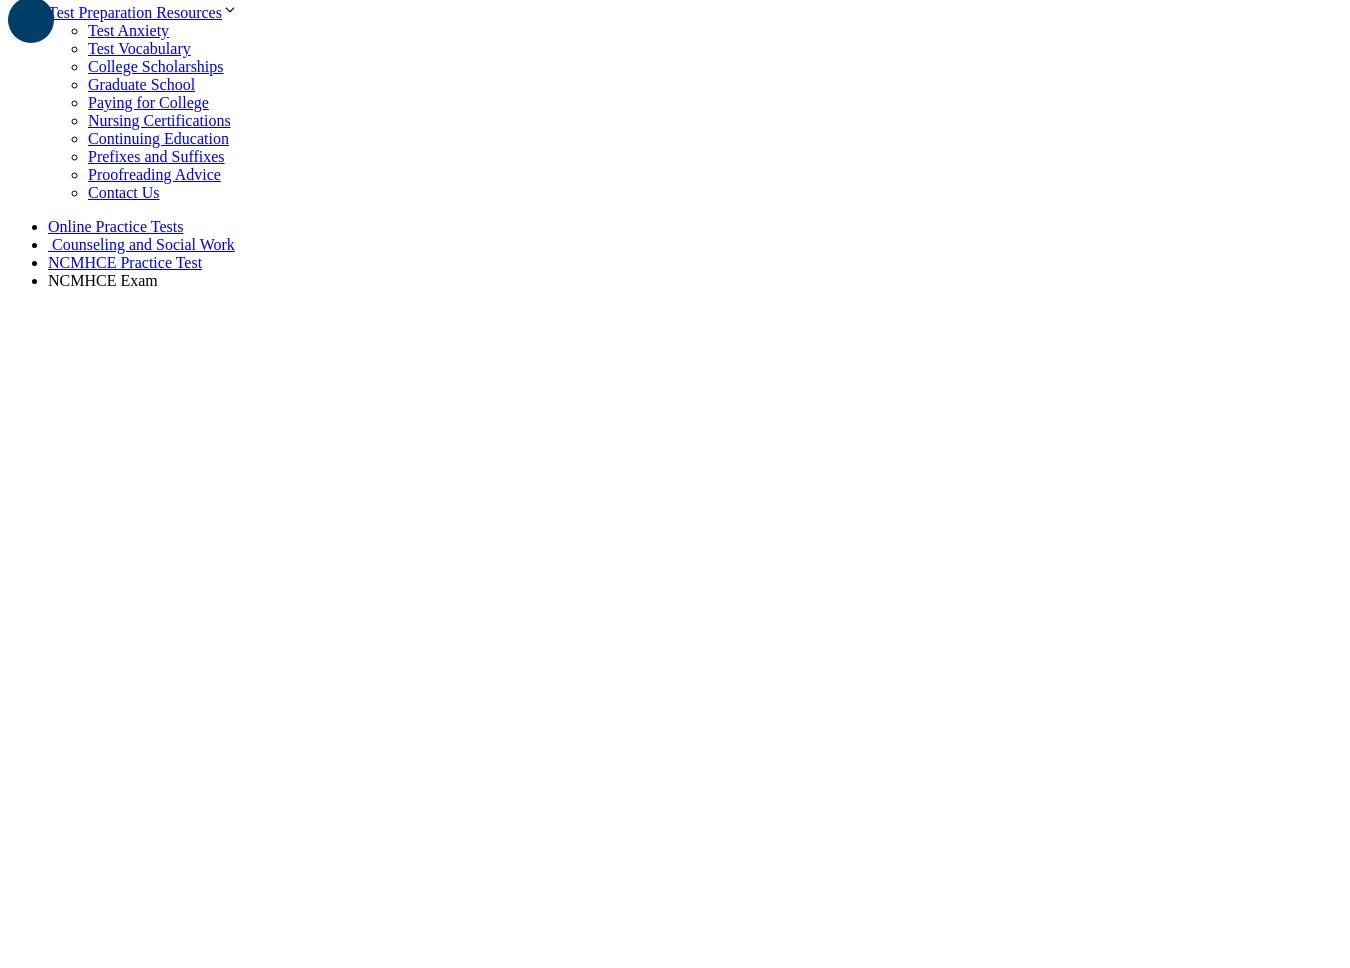  Describe the element at coordinates (115, 224) in the screenshot. I see `'Online Practice Tests'` at that location.